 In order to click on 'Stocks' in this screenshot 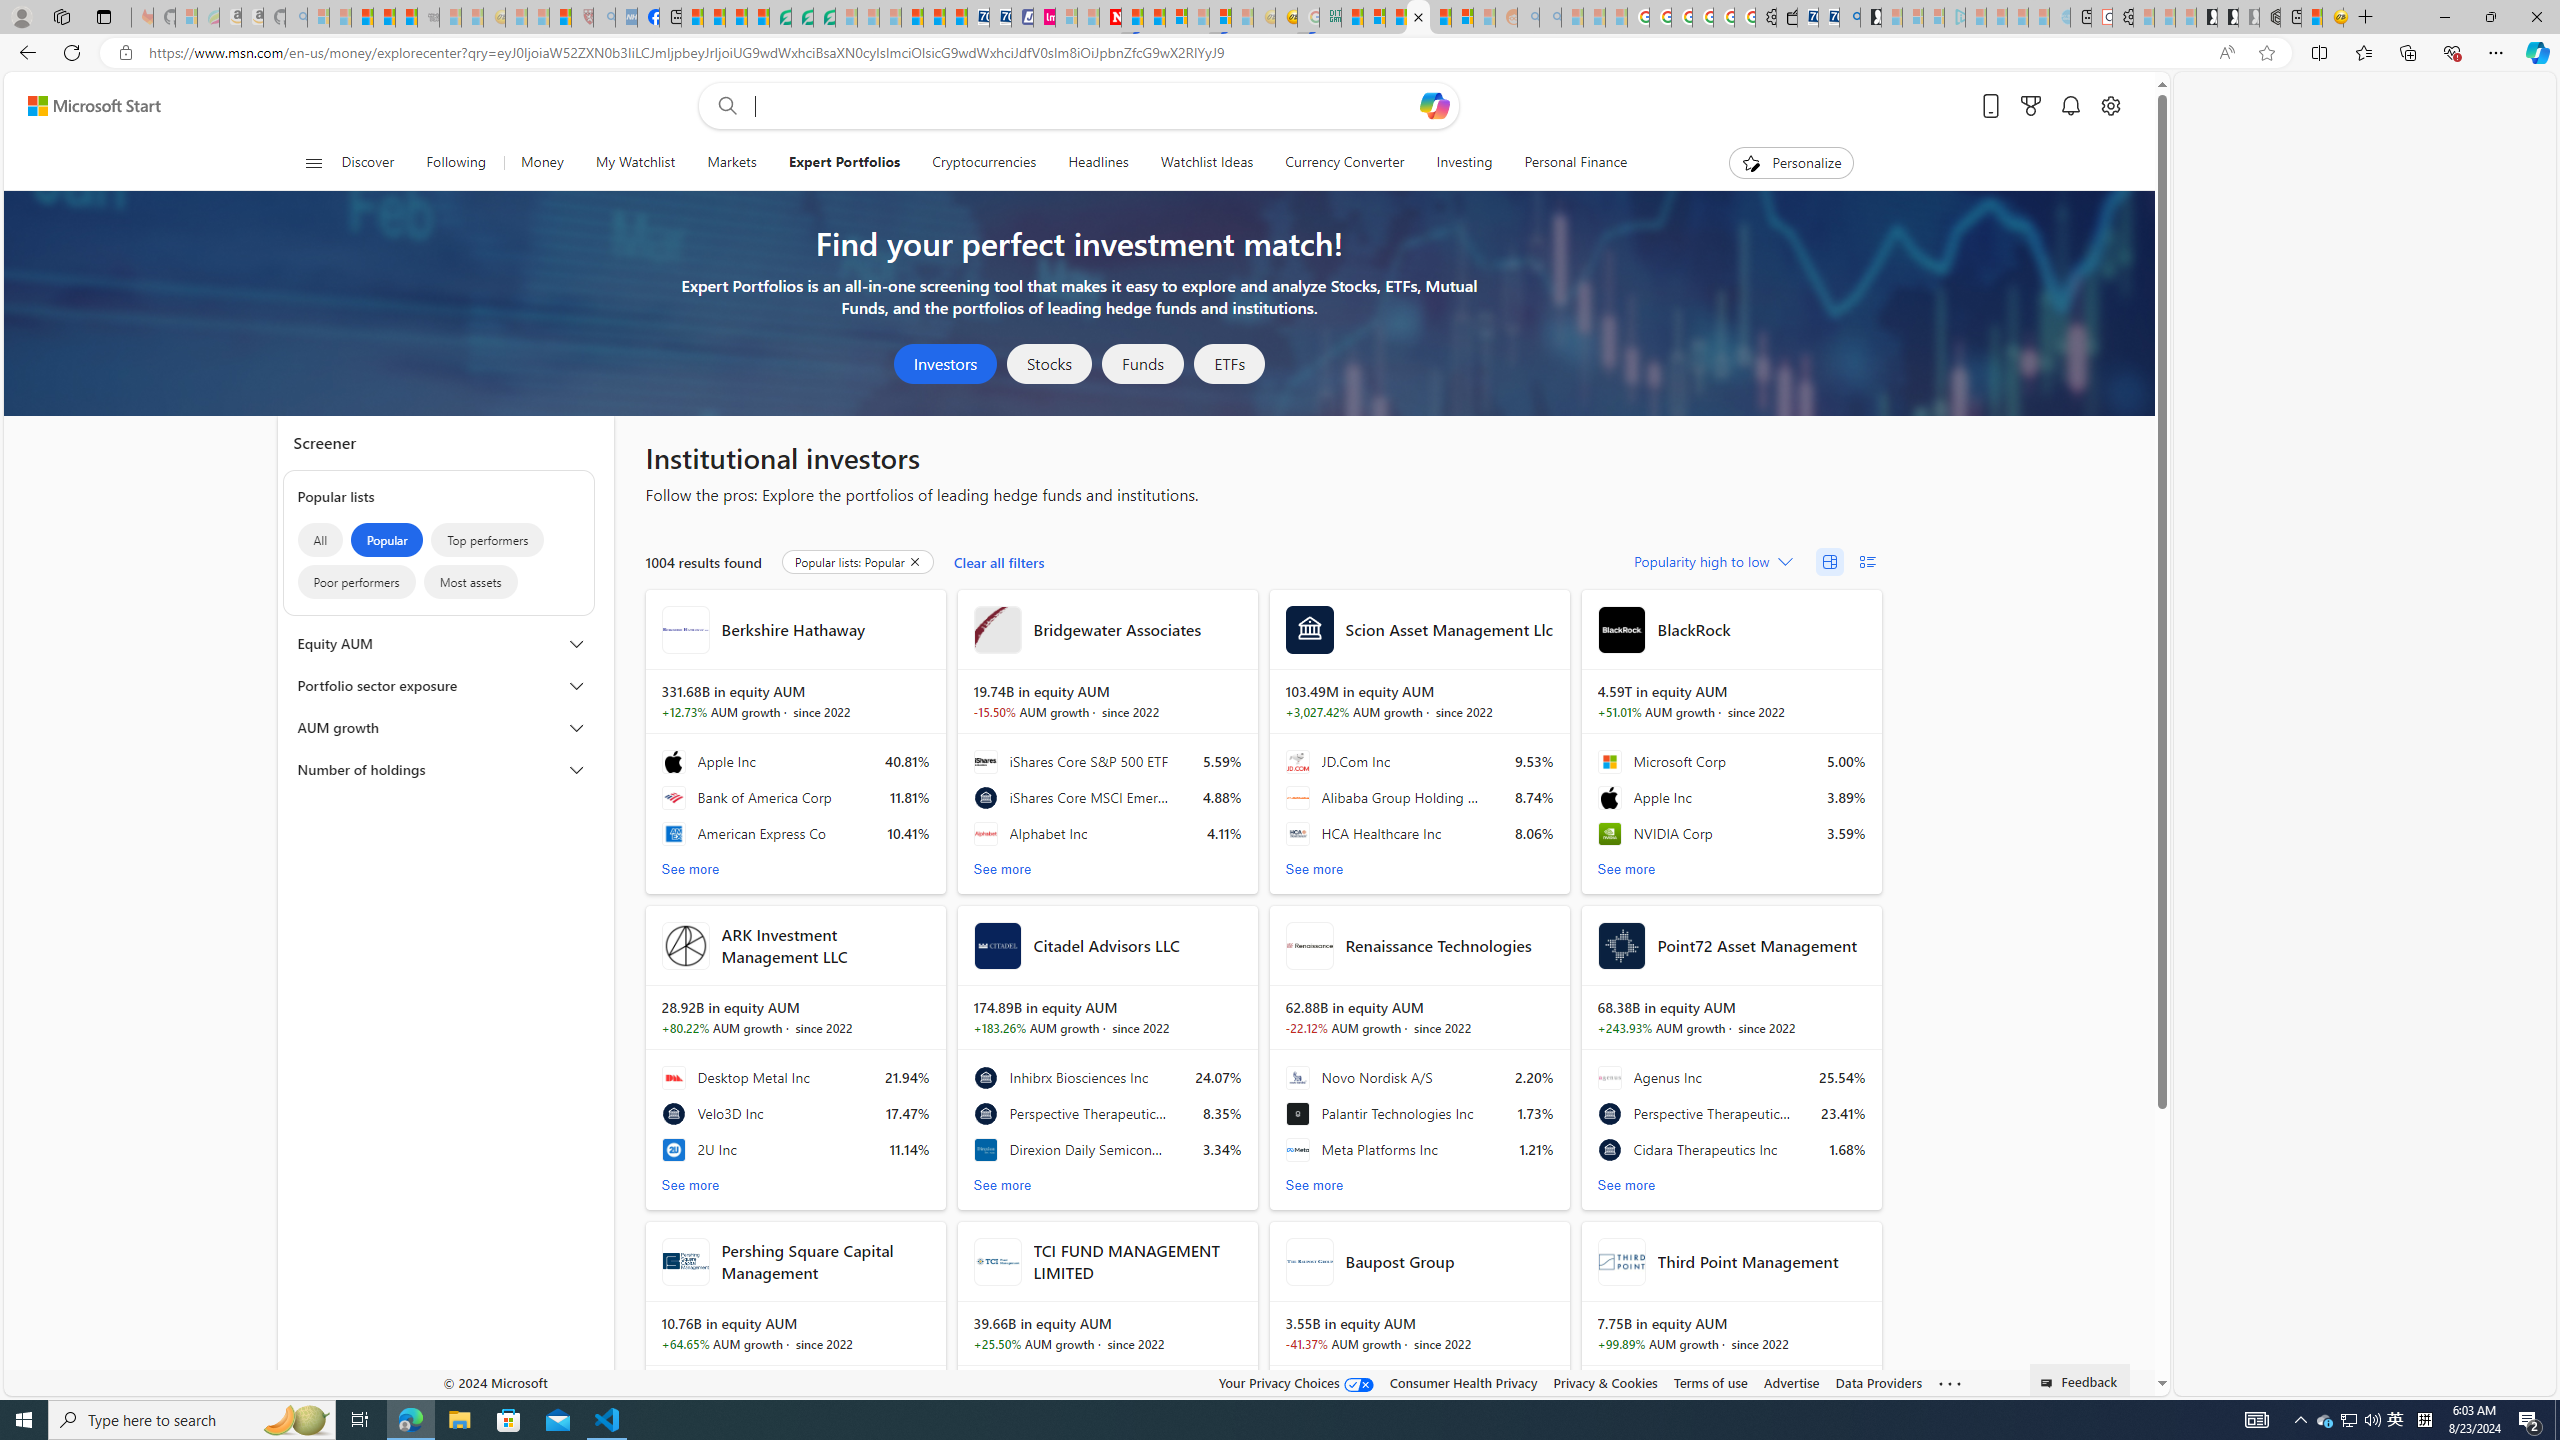, I will do `click(1048, 363)`.